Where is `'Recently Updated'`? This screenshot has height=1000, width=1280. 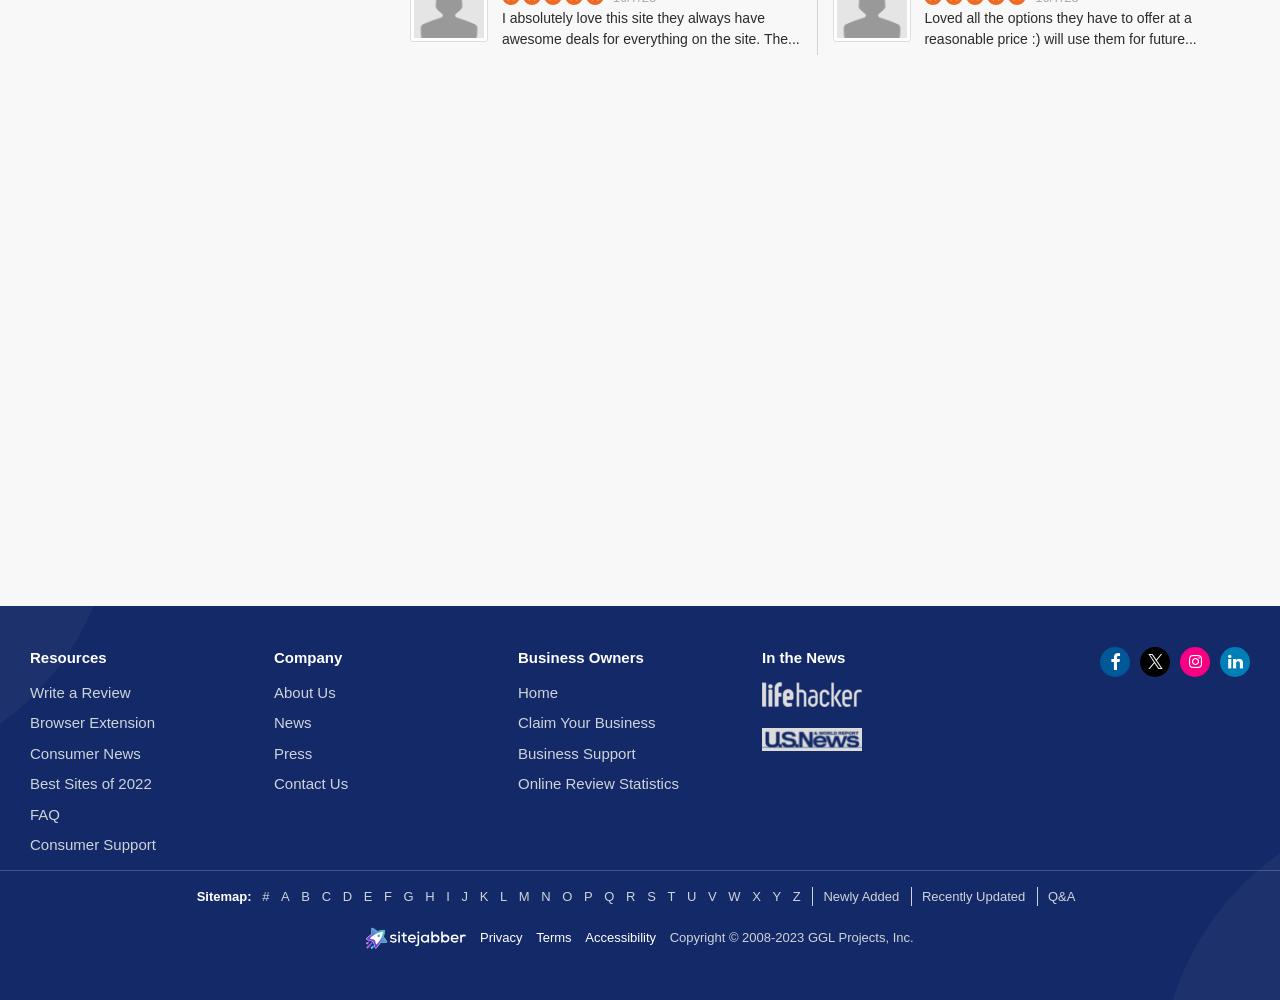 'Recently Updated' is located at coordinates (973, 895).